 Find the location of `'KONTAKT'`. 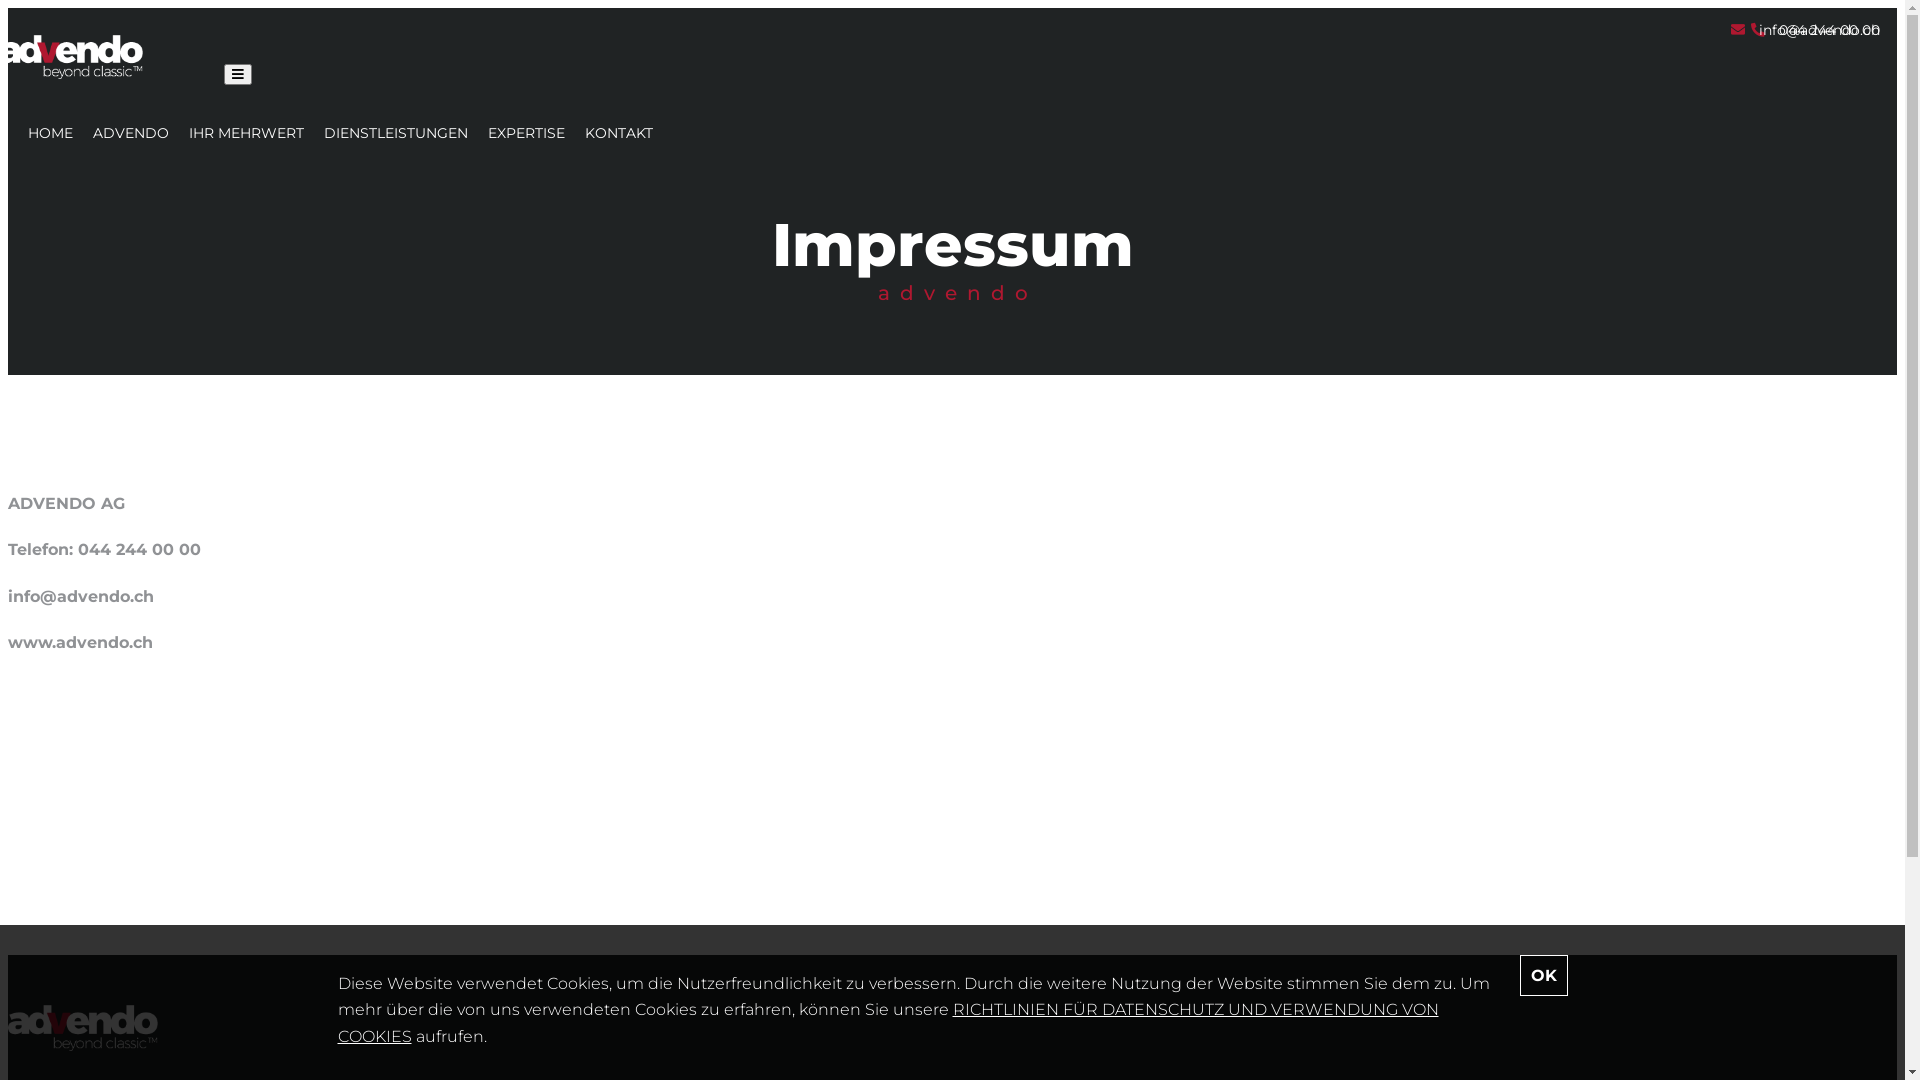

'KONTAKT' is located at coordinates (584, 132).